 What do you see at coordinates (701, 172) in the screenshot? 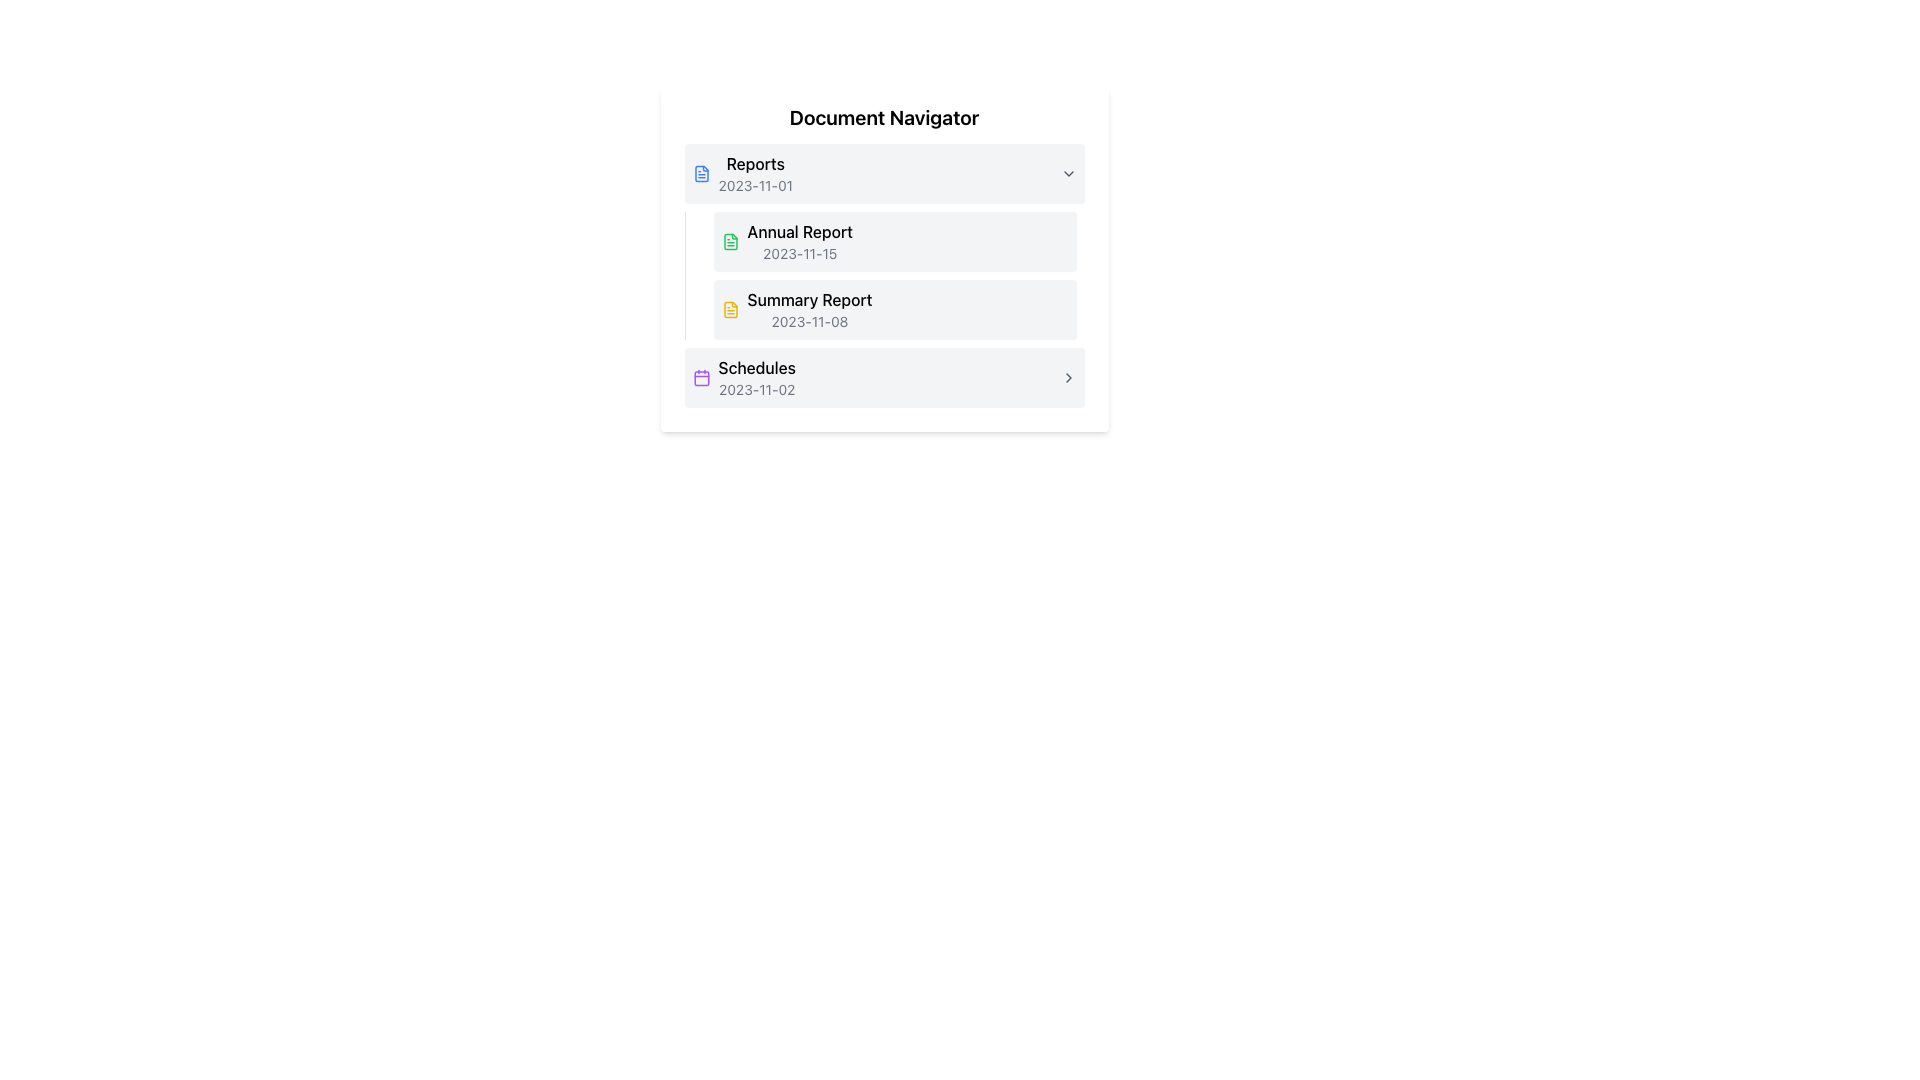
I see `the vector graphic element associated with the 'Reports' section in the 'Document Navigator' interface, located to the left of the 'Reports' label` at bounding box center [701, 172].